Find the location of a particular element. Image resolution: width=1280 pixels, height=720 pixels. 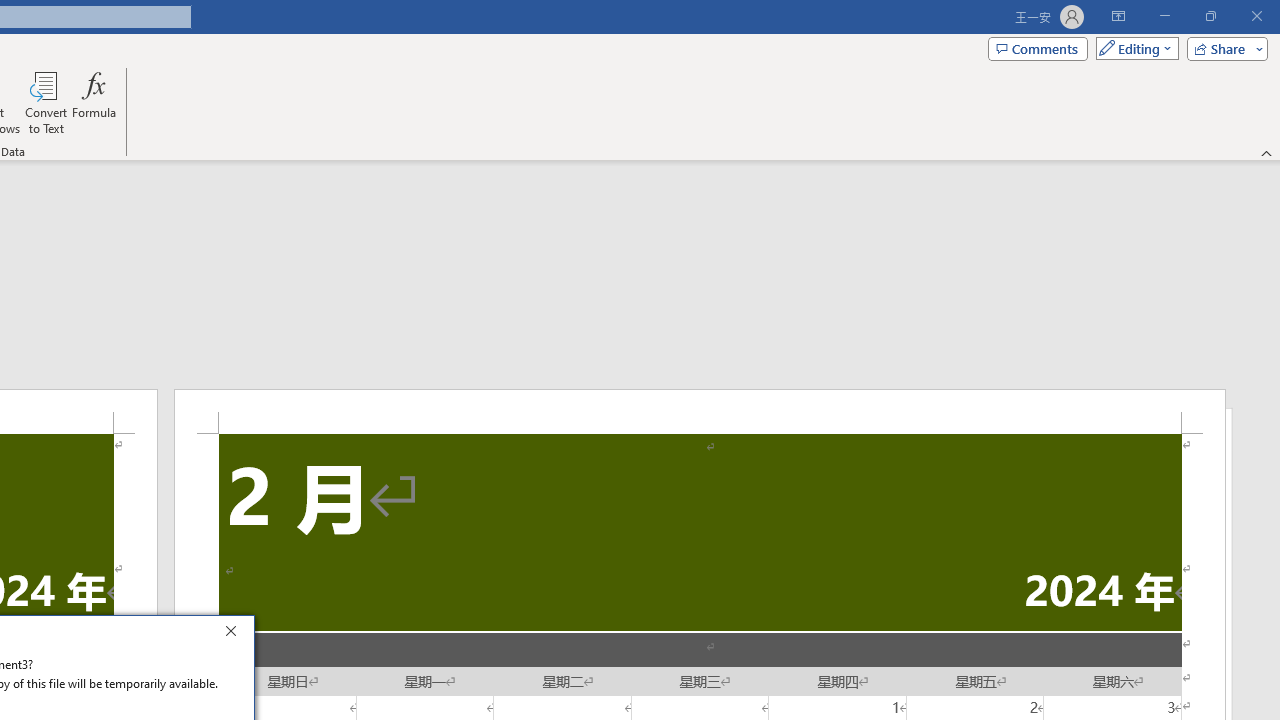

'Convert to Text...' is located at coordinates (46, 103).